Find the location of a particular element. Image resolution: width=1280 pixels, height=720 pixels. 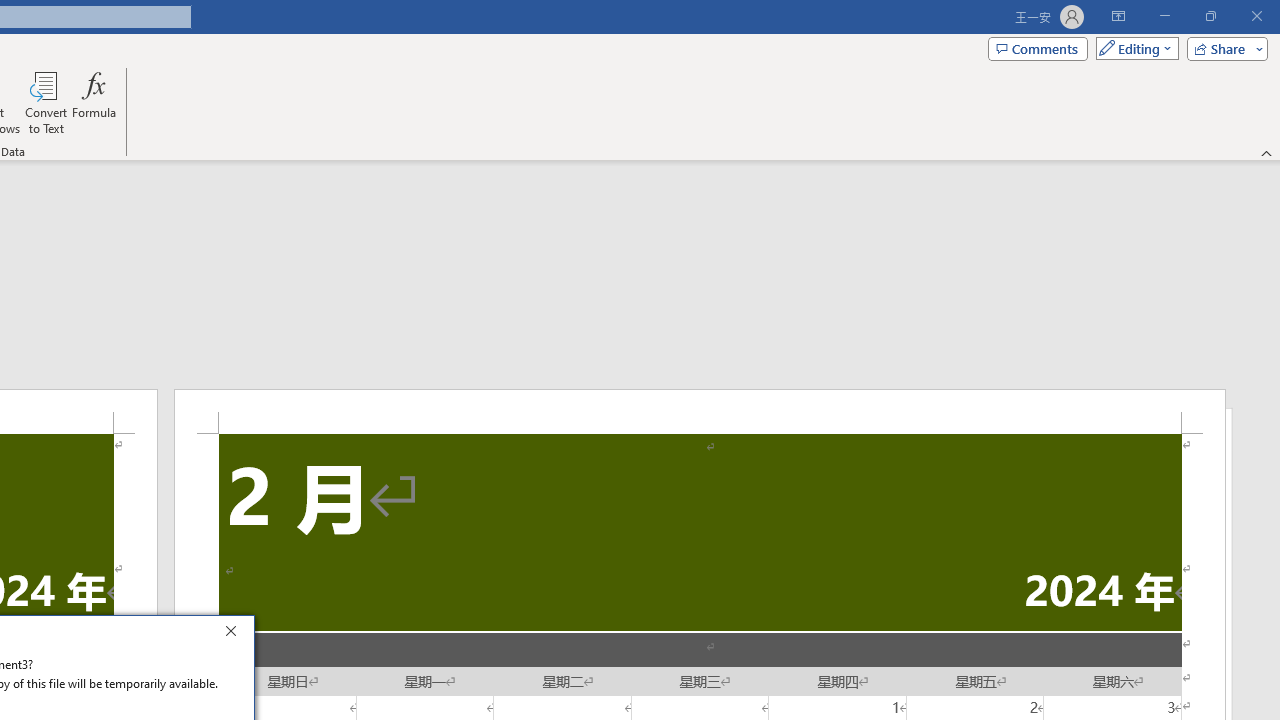

'Convert to Text...' is located at coordinates (46, 103).